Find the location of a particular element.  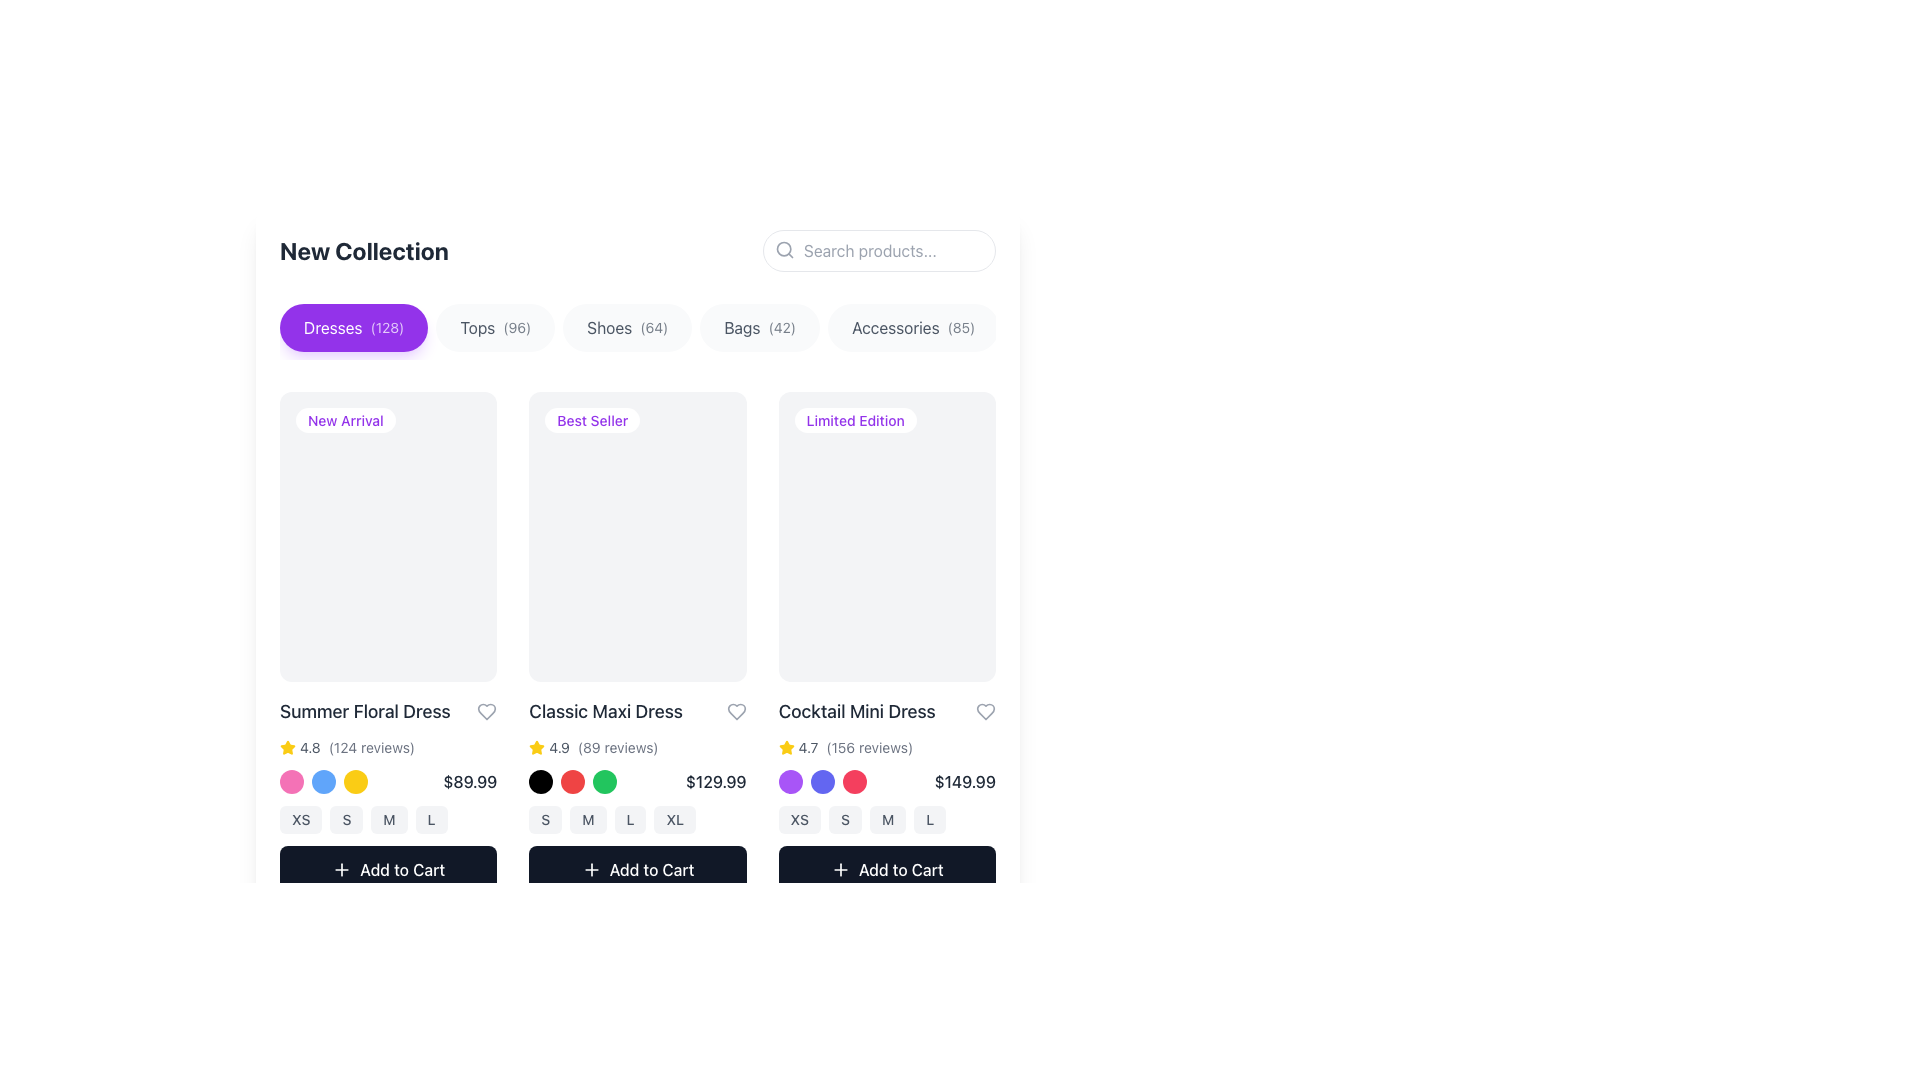

the text label providing supplementary information about the number of reviews associated with the rated item, located to the right of the numerical rating '4.8' and the accompanying star icon is located at coordinates (371, 747).